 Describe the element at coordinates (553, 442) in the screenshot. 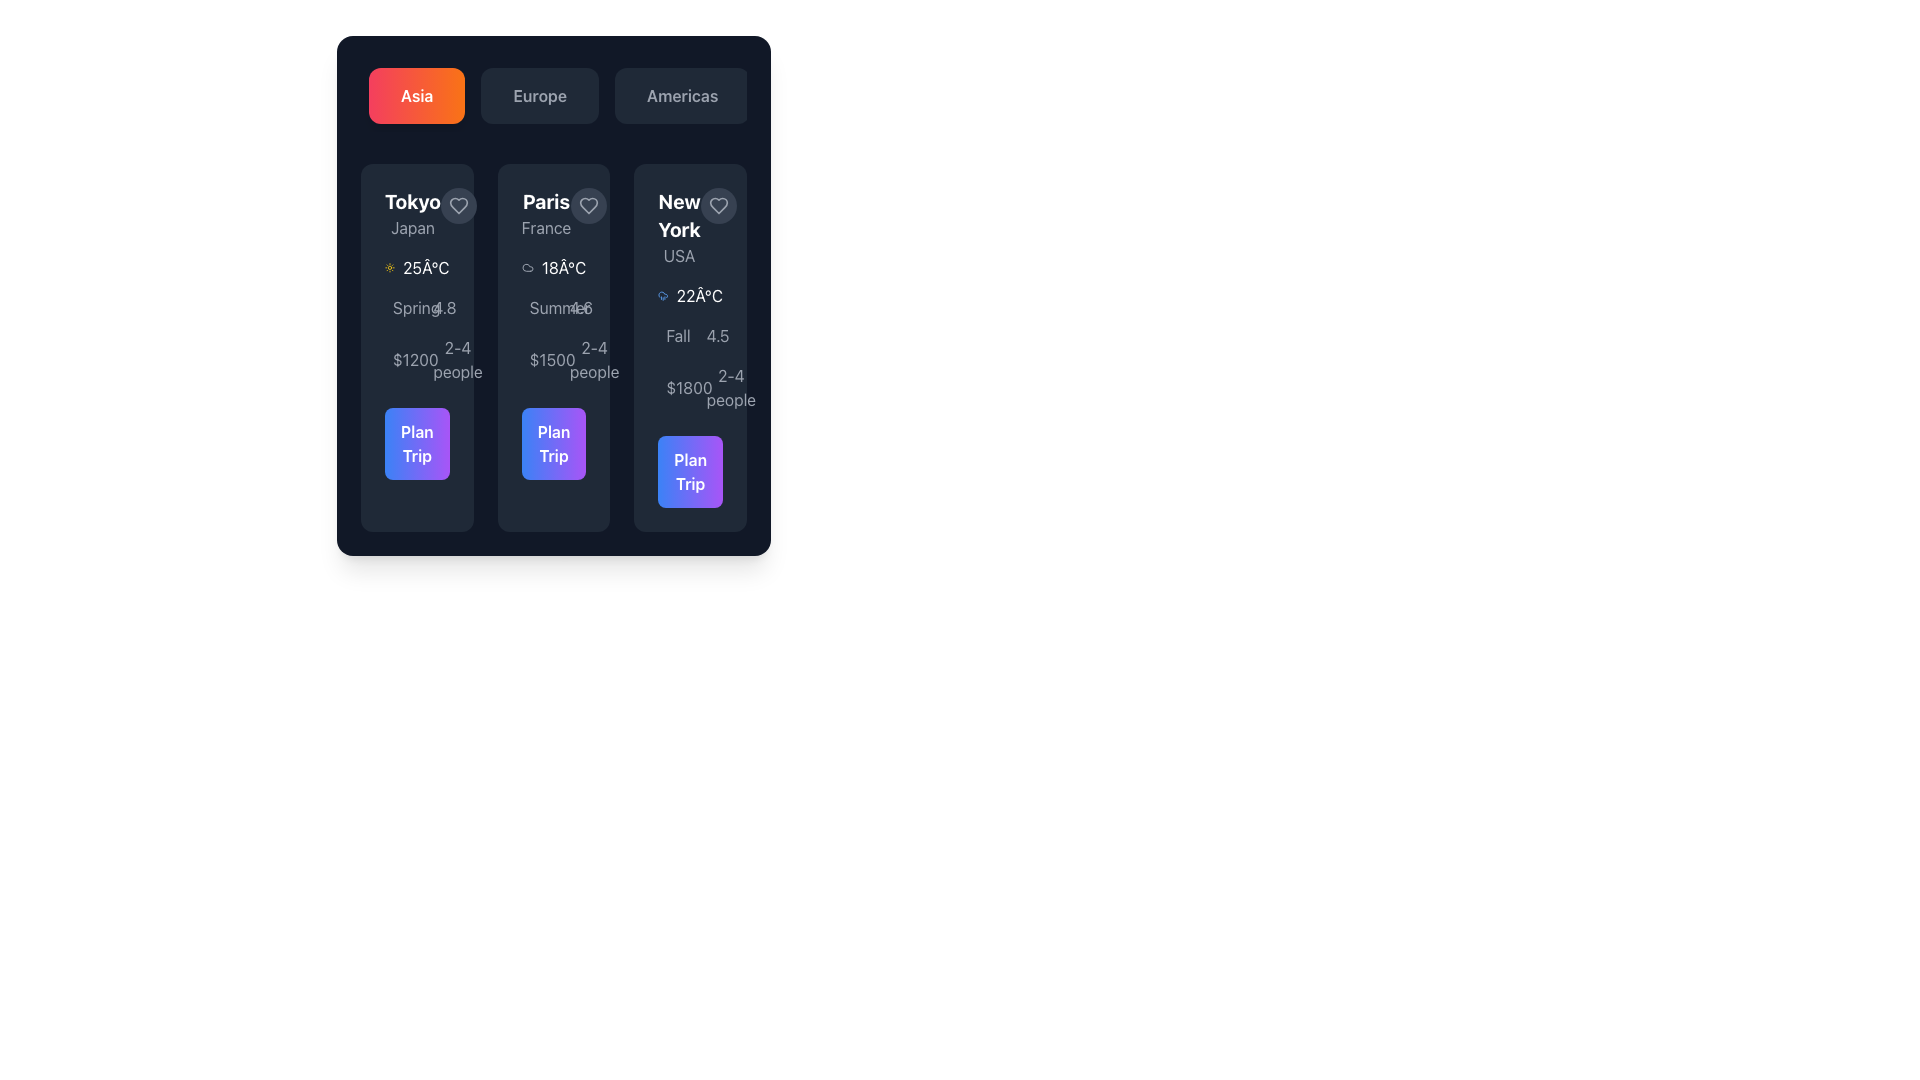

I see `the button located at the bottom of the 'Paris, France' card under the 'Europe' category to proceed with trip planning` at that location.